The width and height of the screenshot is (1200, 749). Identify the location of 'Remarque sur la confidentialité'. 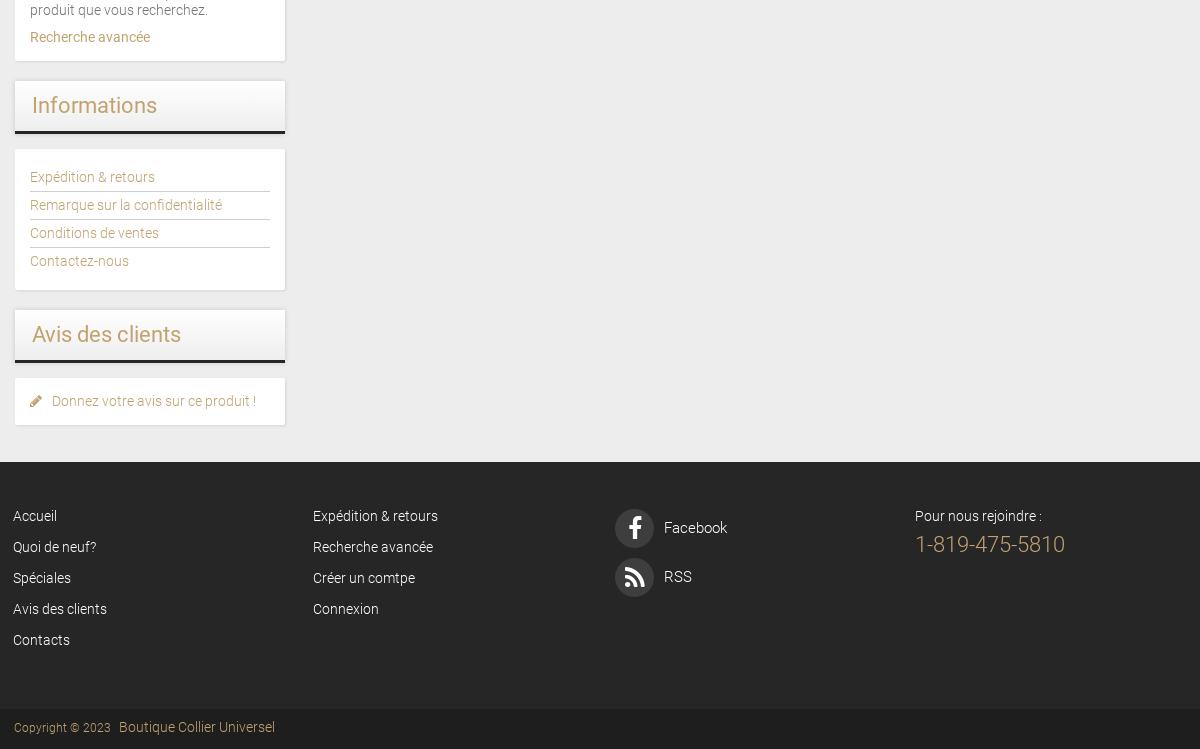
(126, 204).